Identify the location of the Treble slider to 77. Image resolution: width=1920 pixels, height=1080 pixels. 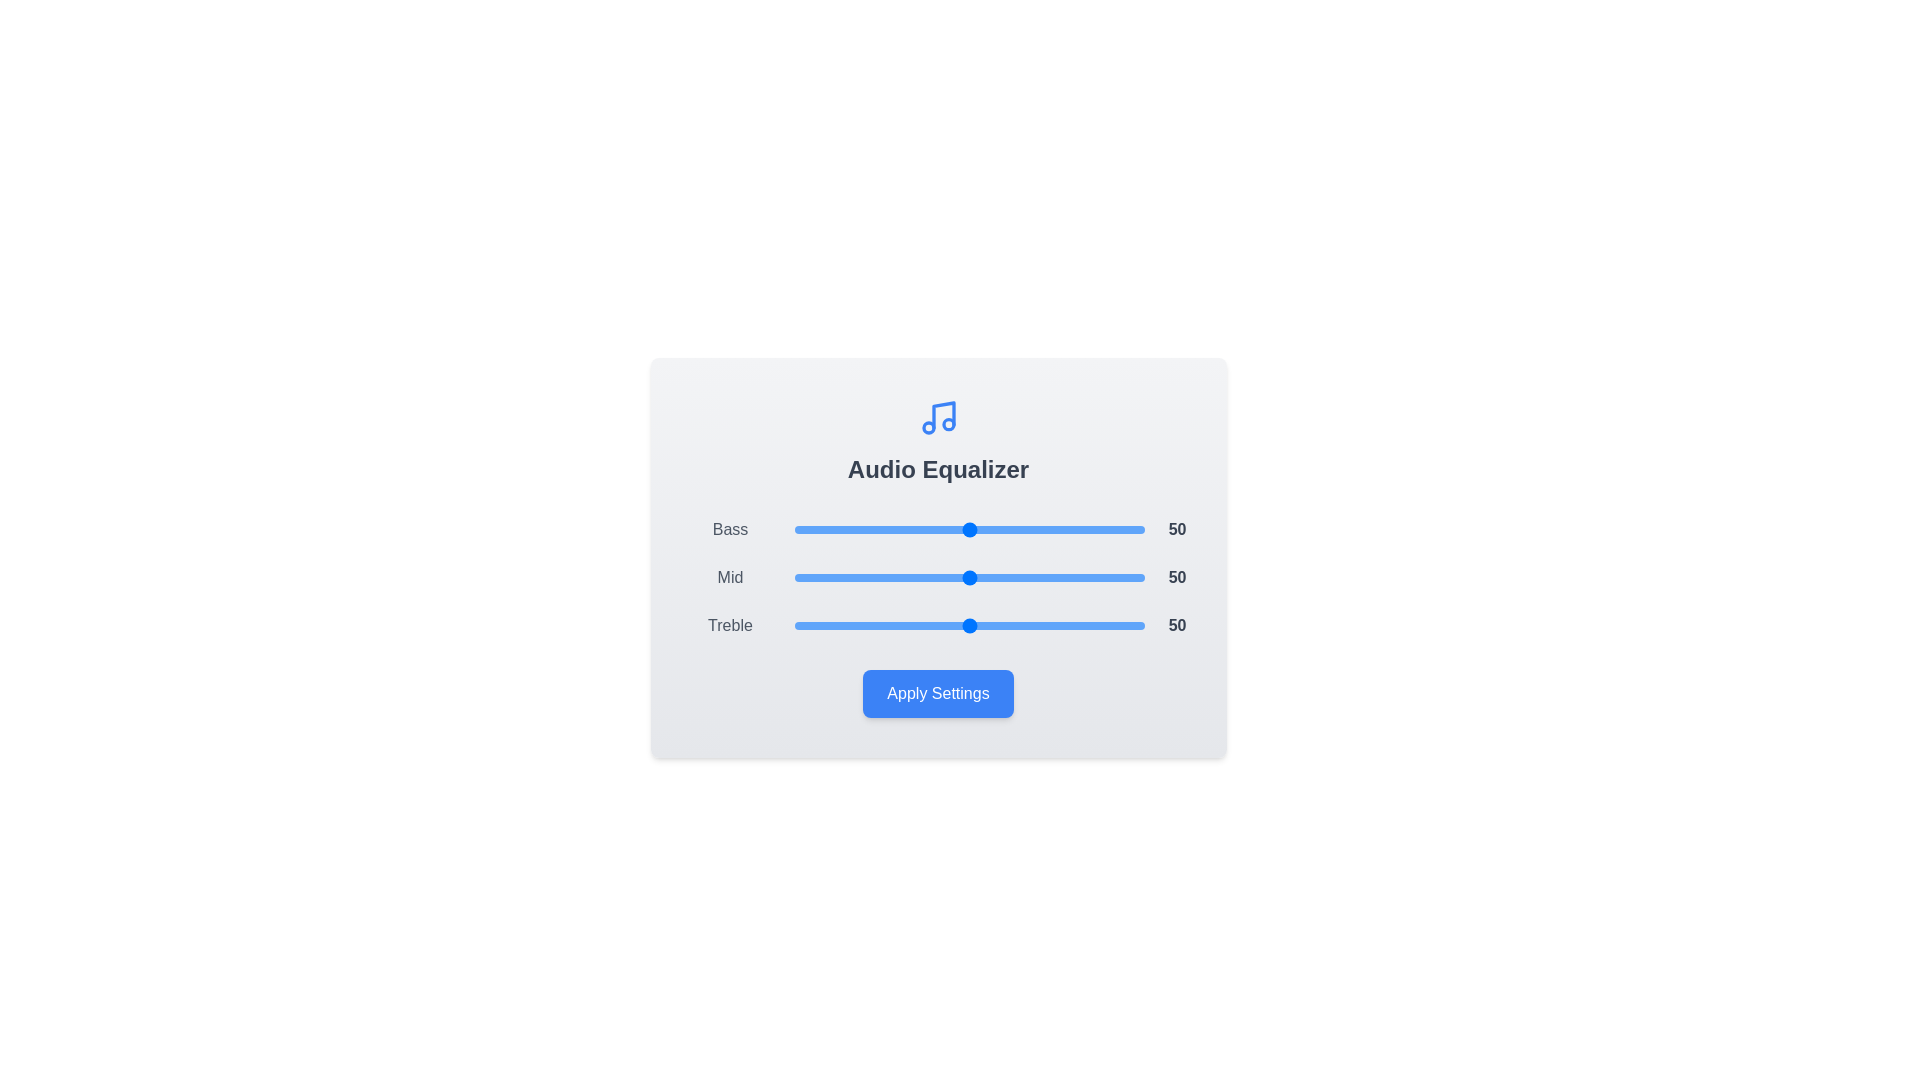
(1063, 624).